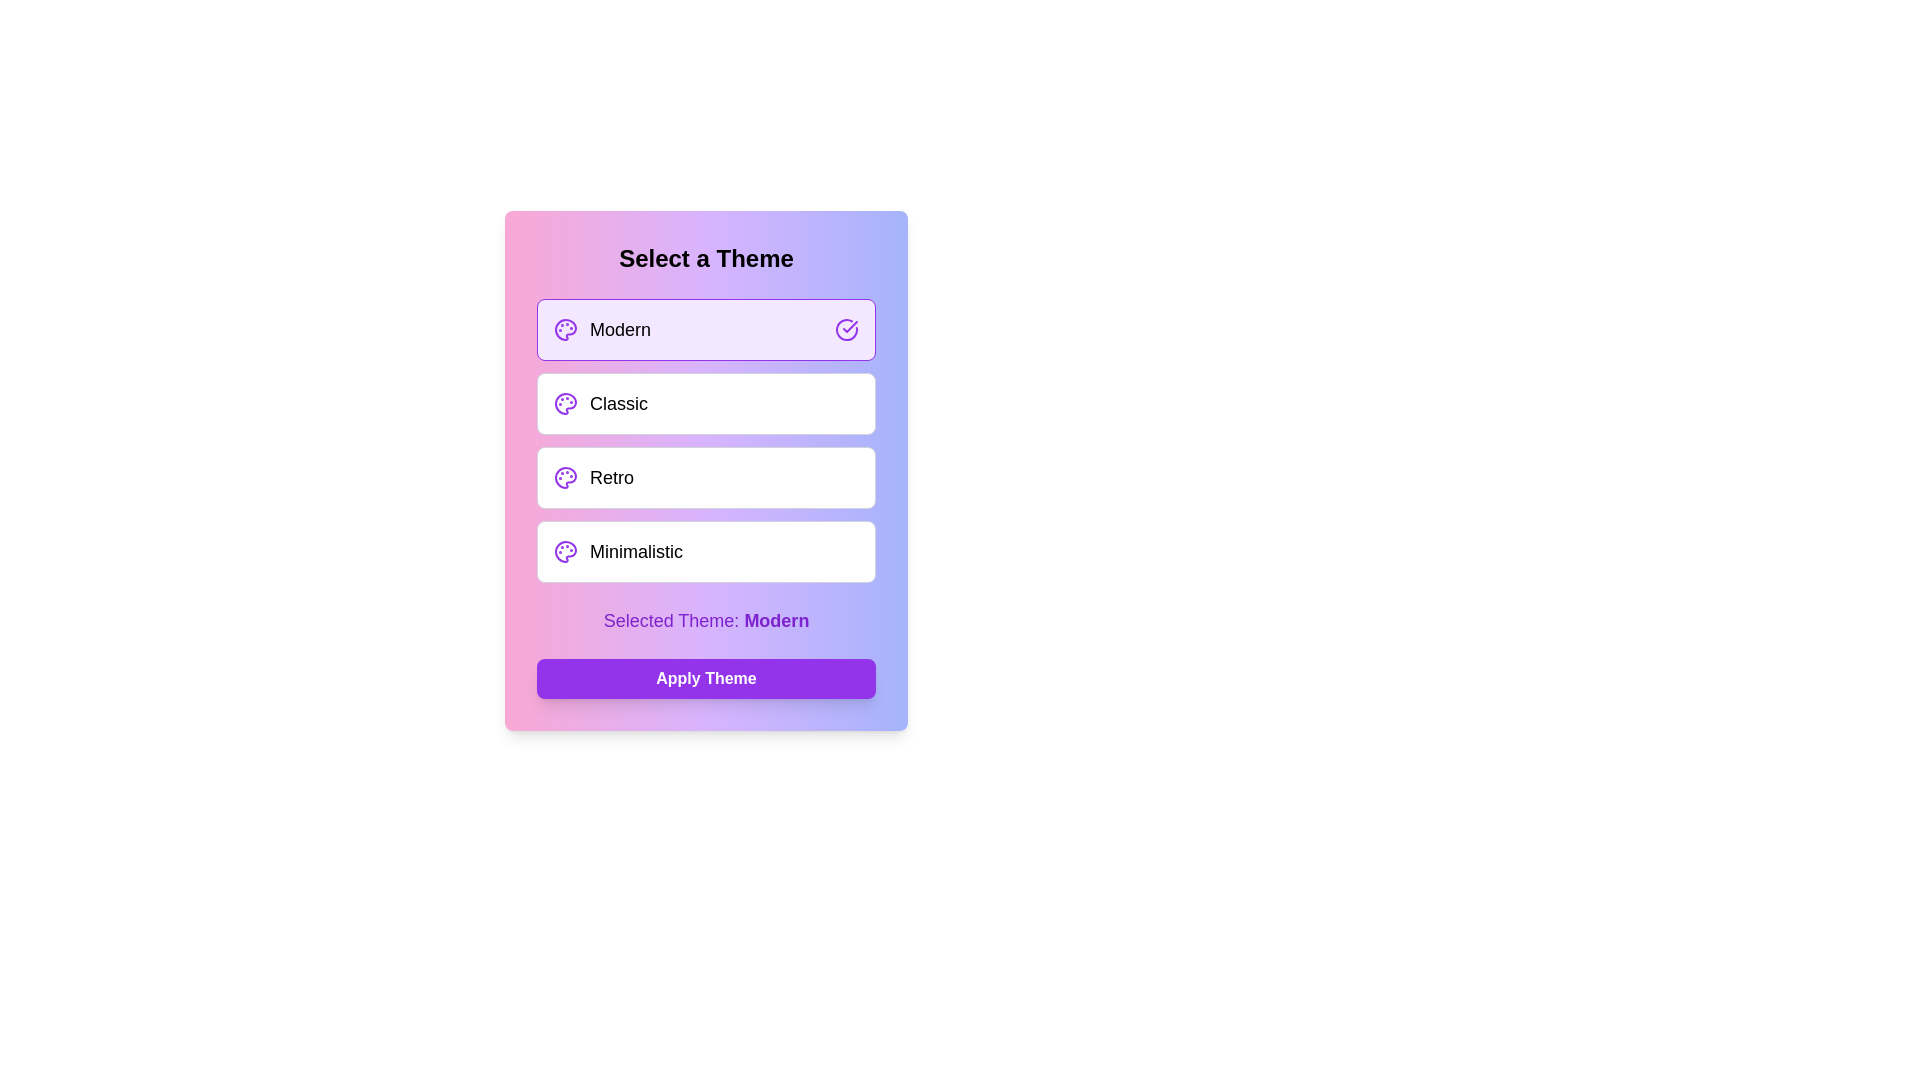  Describe the element at coordinates (706, 677) in the screenshot. I see `the 'Apply Theme' button, which is a rectangular button with rounded corners, a purple background, and white text, located below 'Selected Theme: Modern'` at that location.